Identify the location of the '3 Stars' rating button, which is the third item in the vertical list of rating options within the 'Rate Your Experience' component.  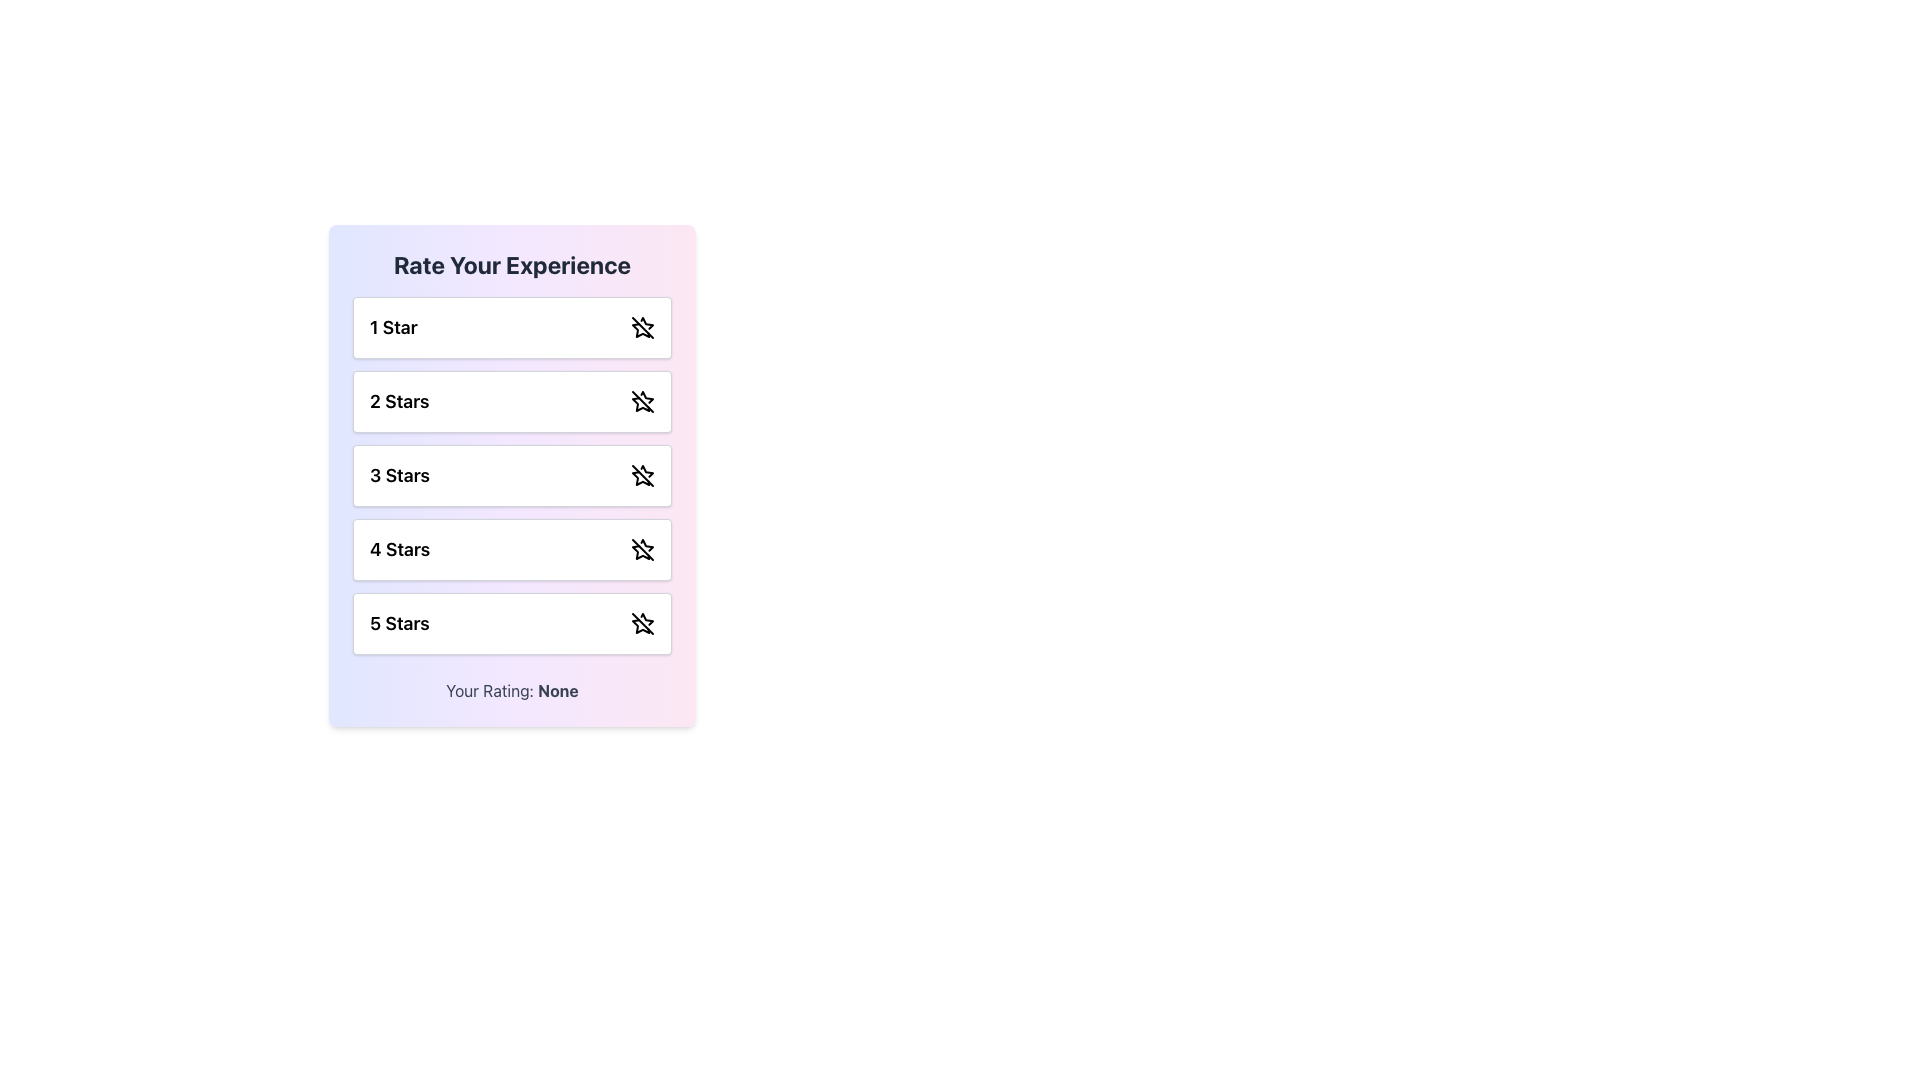
(512, 475).